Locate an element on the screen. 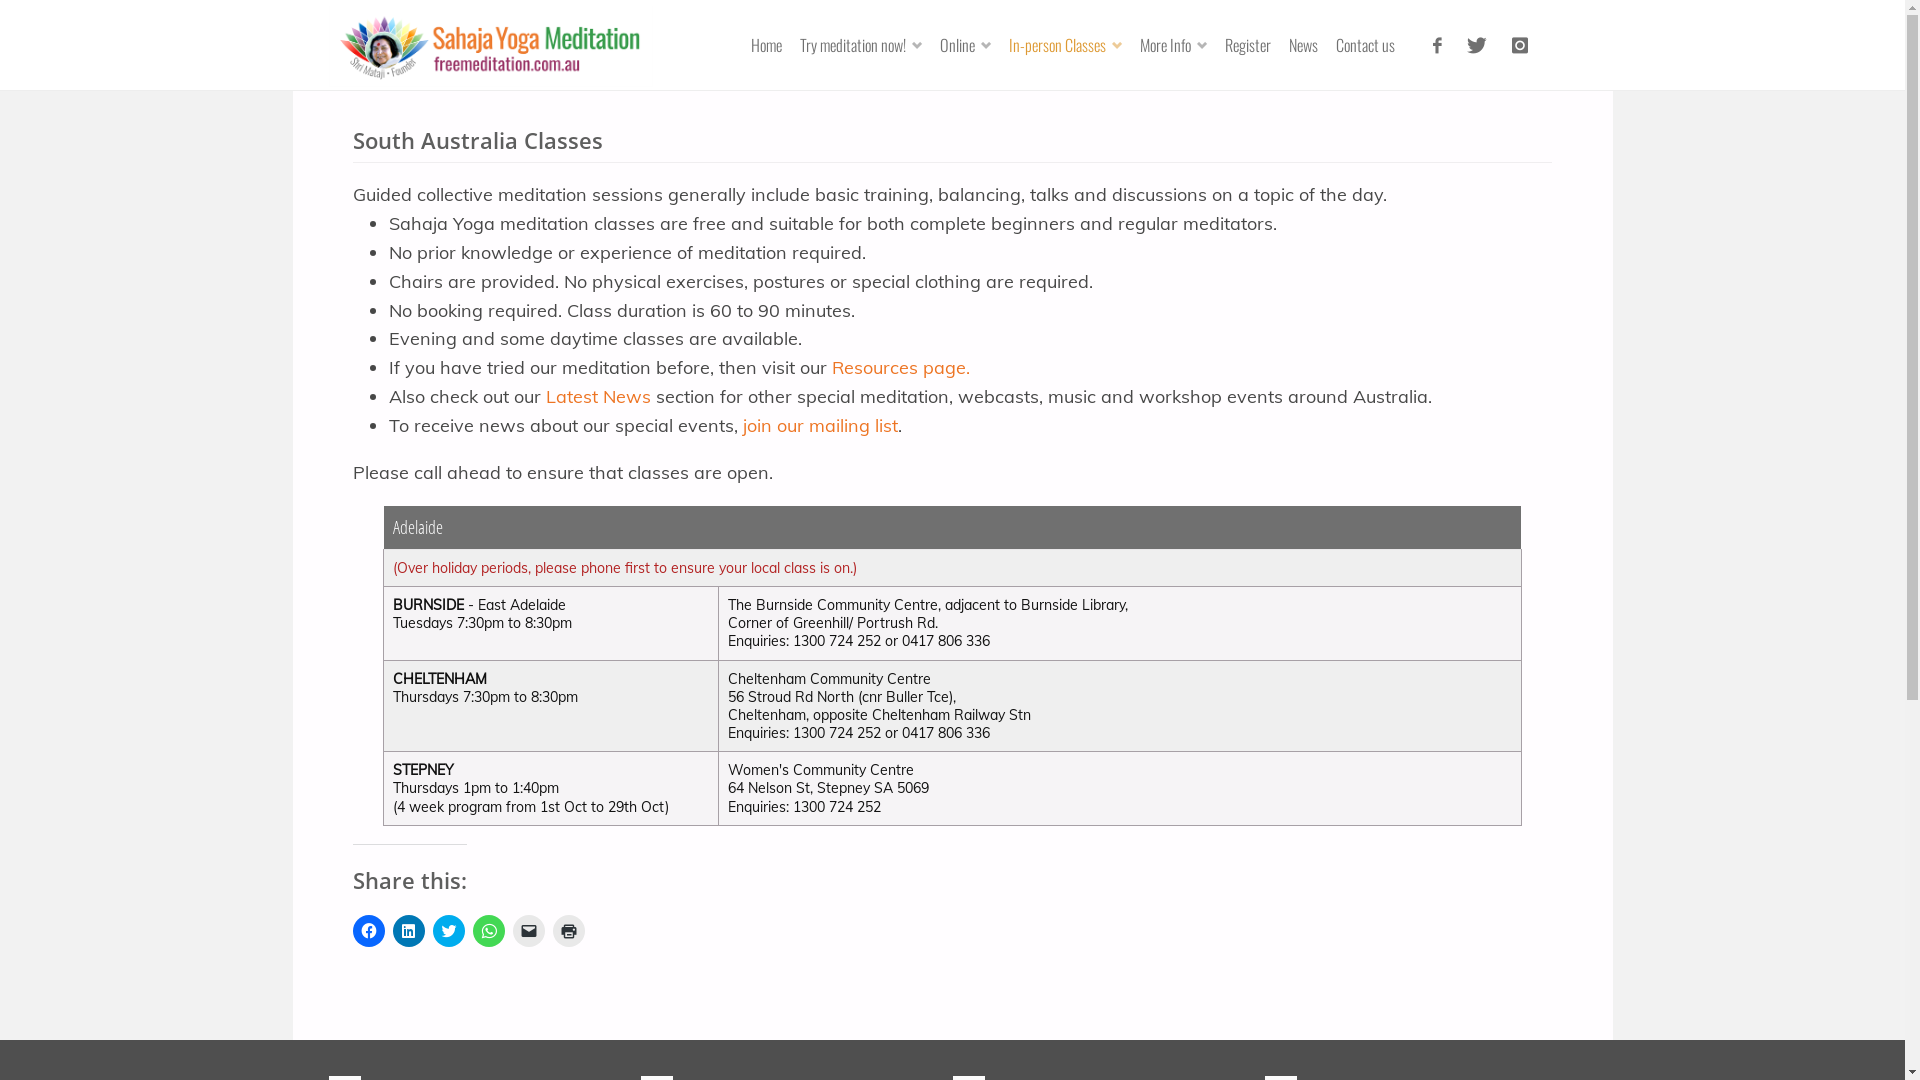  'Click to email a link to a friend (Opens in new window)' is located at coordinates (528, 930).